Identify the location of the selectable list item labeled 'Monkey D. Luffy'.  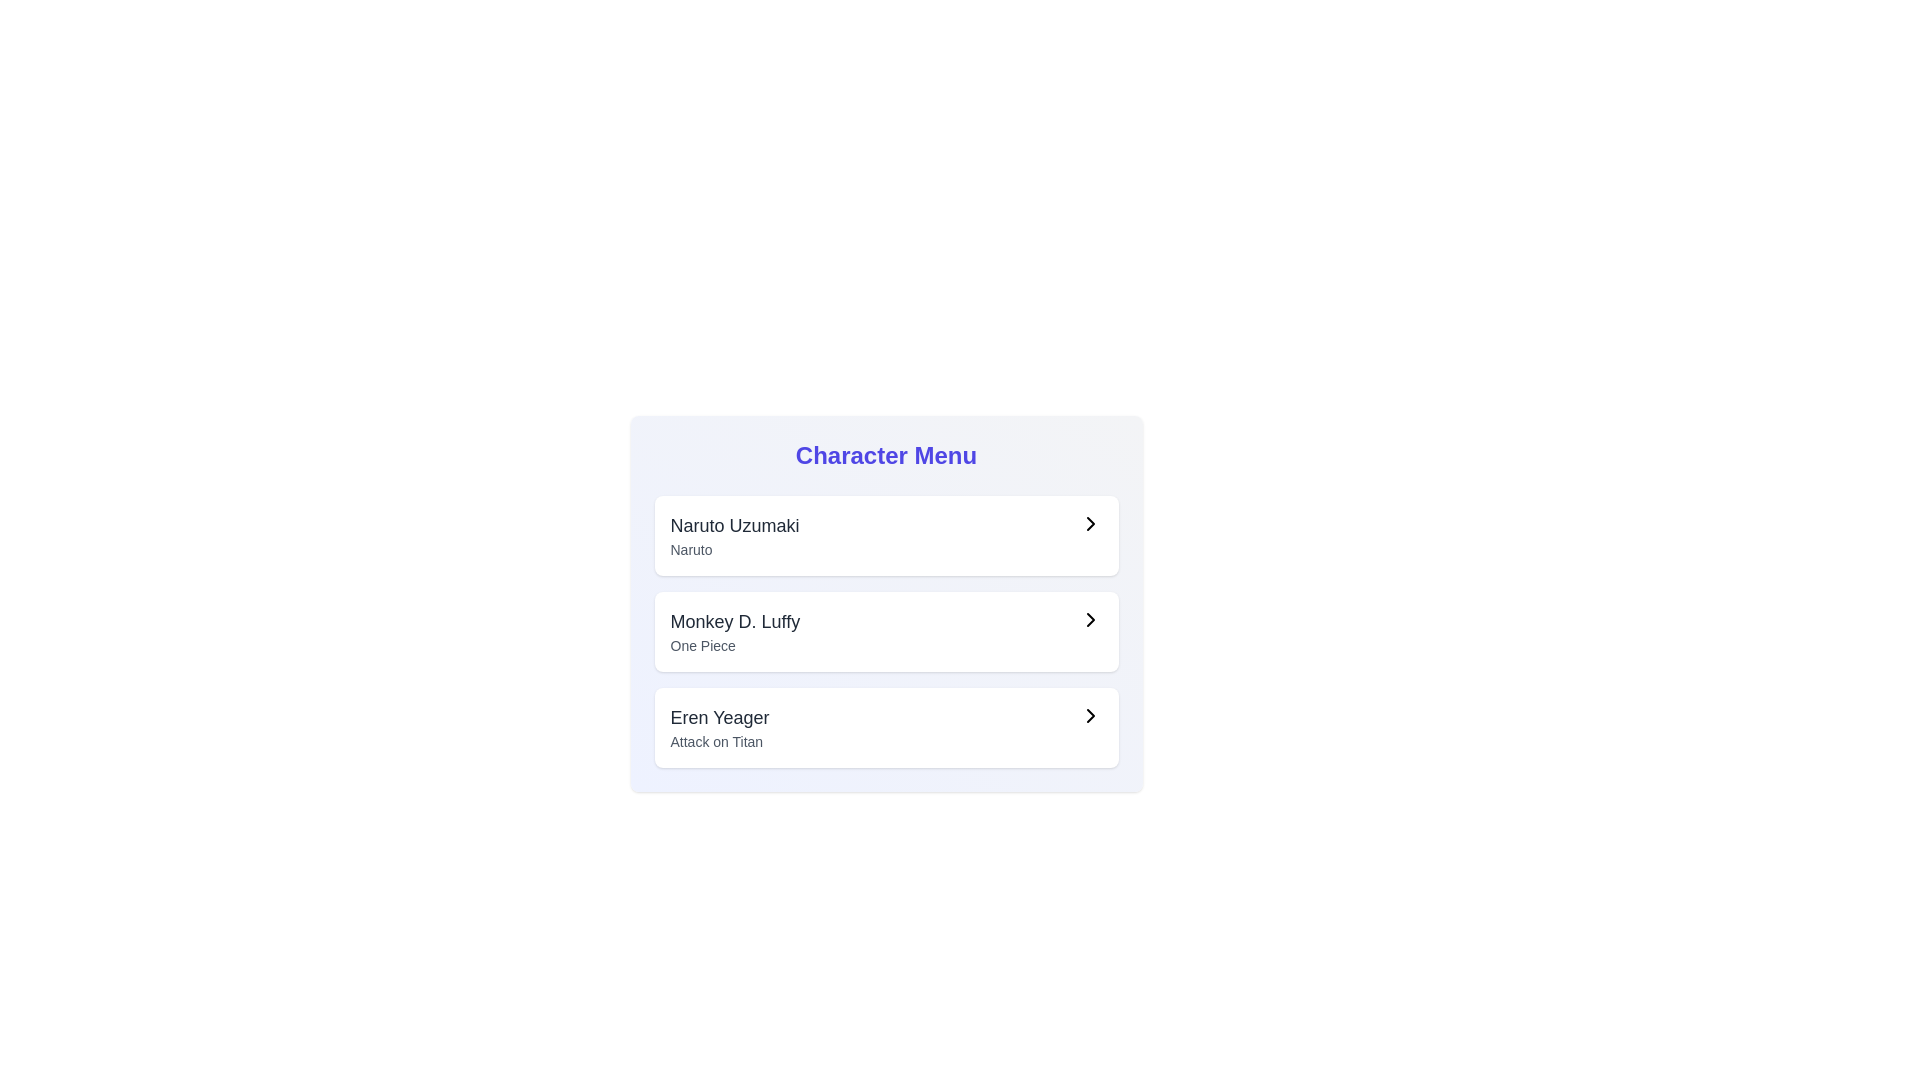
(885, 632).